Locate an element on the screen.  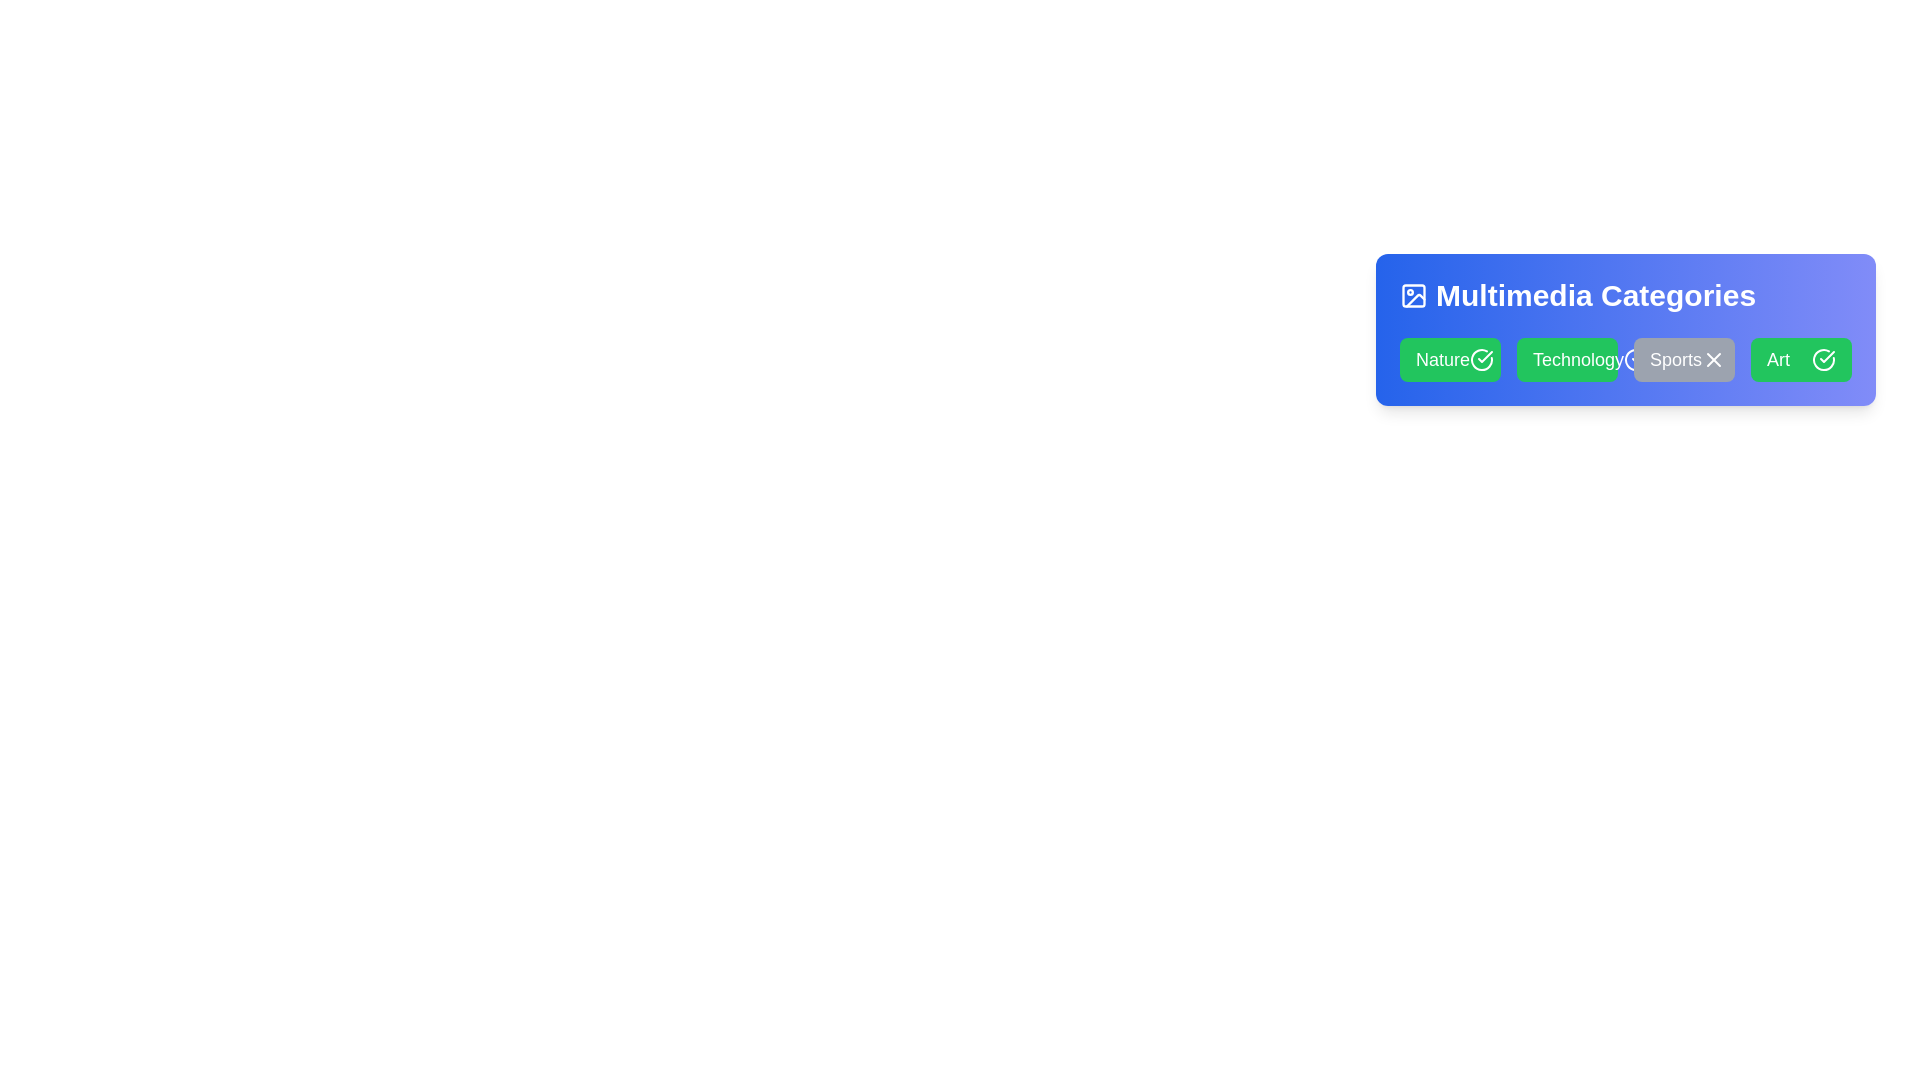
the 'Sports' button, which is a gray rectangular button with white text and an 'X' icon, positioned between the 'Technology' and 'Art' buttons is located at coordinates (1683, 358).